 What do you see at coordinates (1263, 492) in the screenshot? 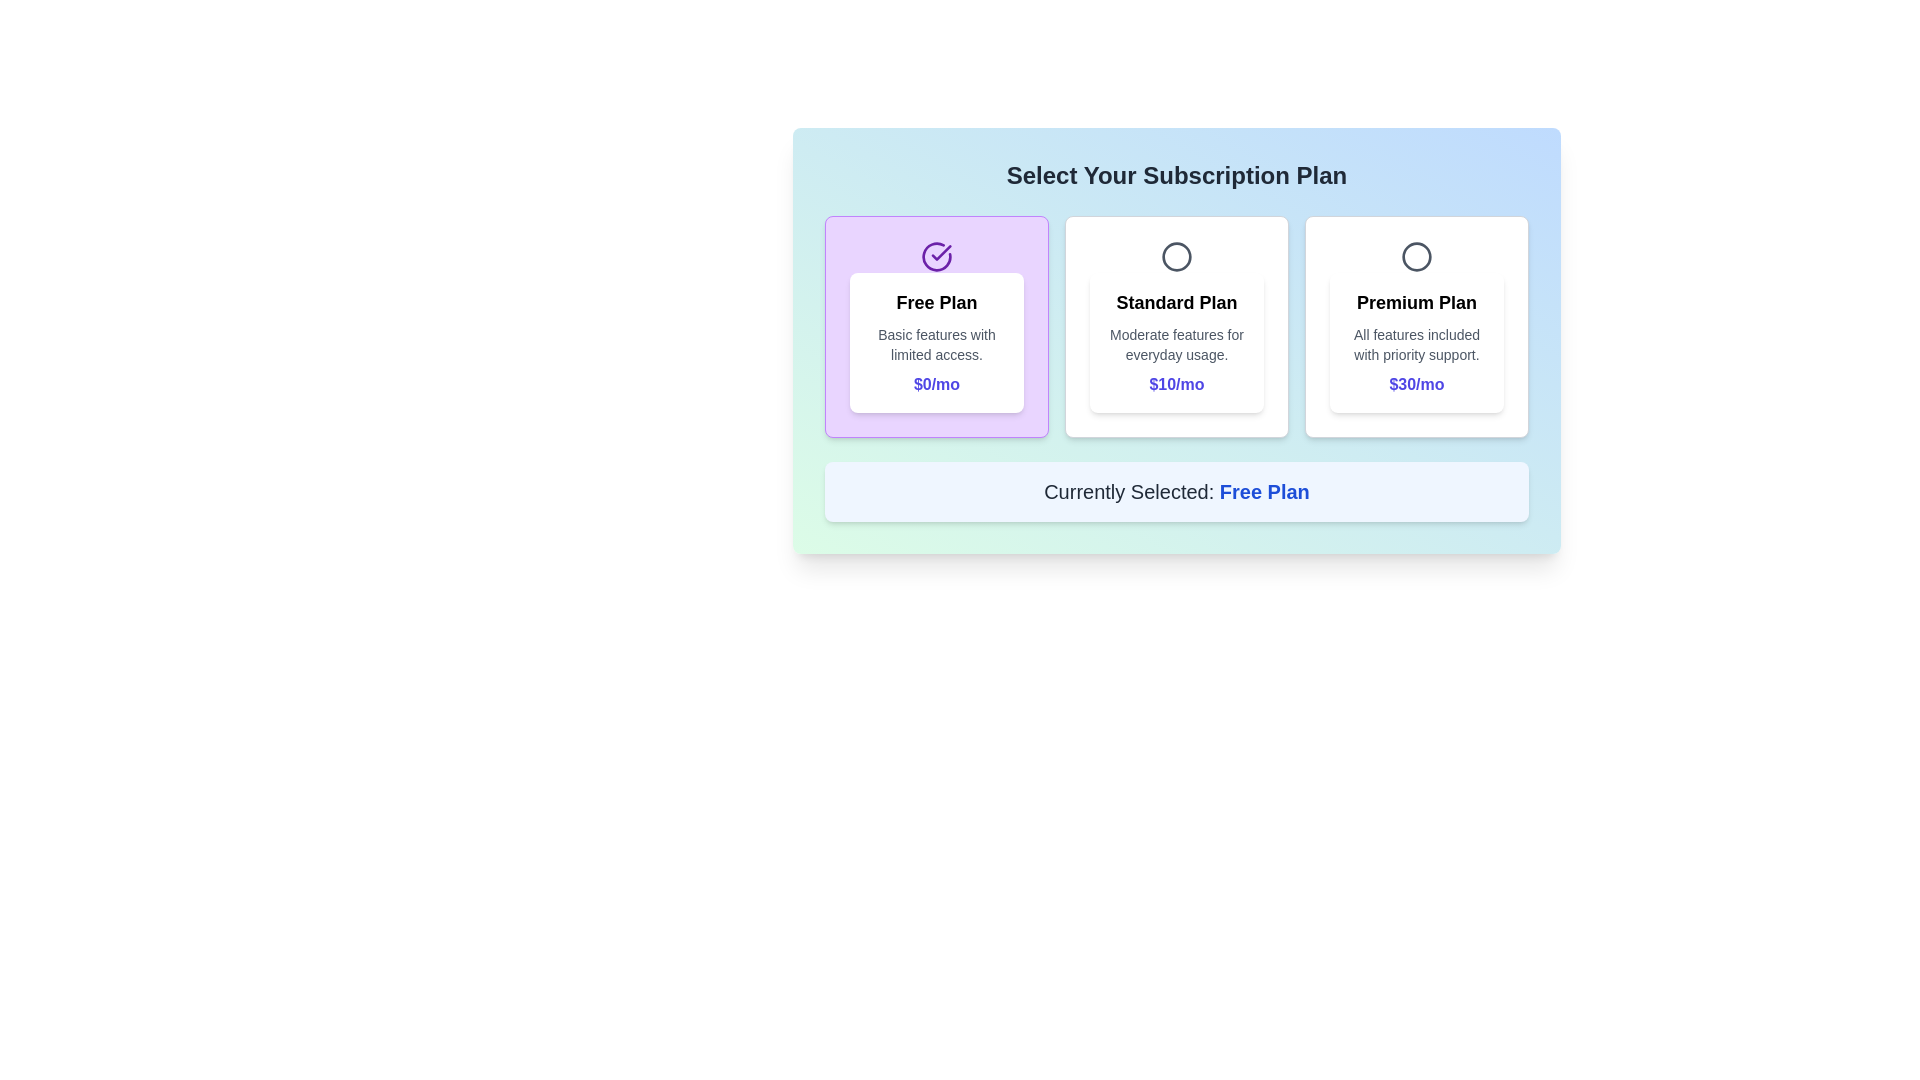
I see `the text label styled in bold blue font that displays 'Free Plan', which is located to the right of 'Currently Selected:' in the active selection bar` at bounding box center [1263, 492].